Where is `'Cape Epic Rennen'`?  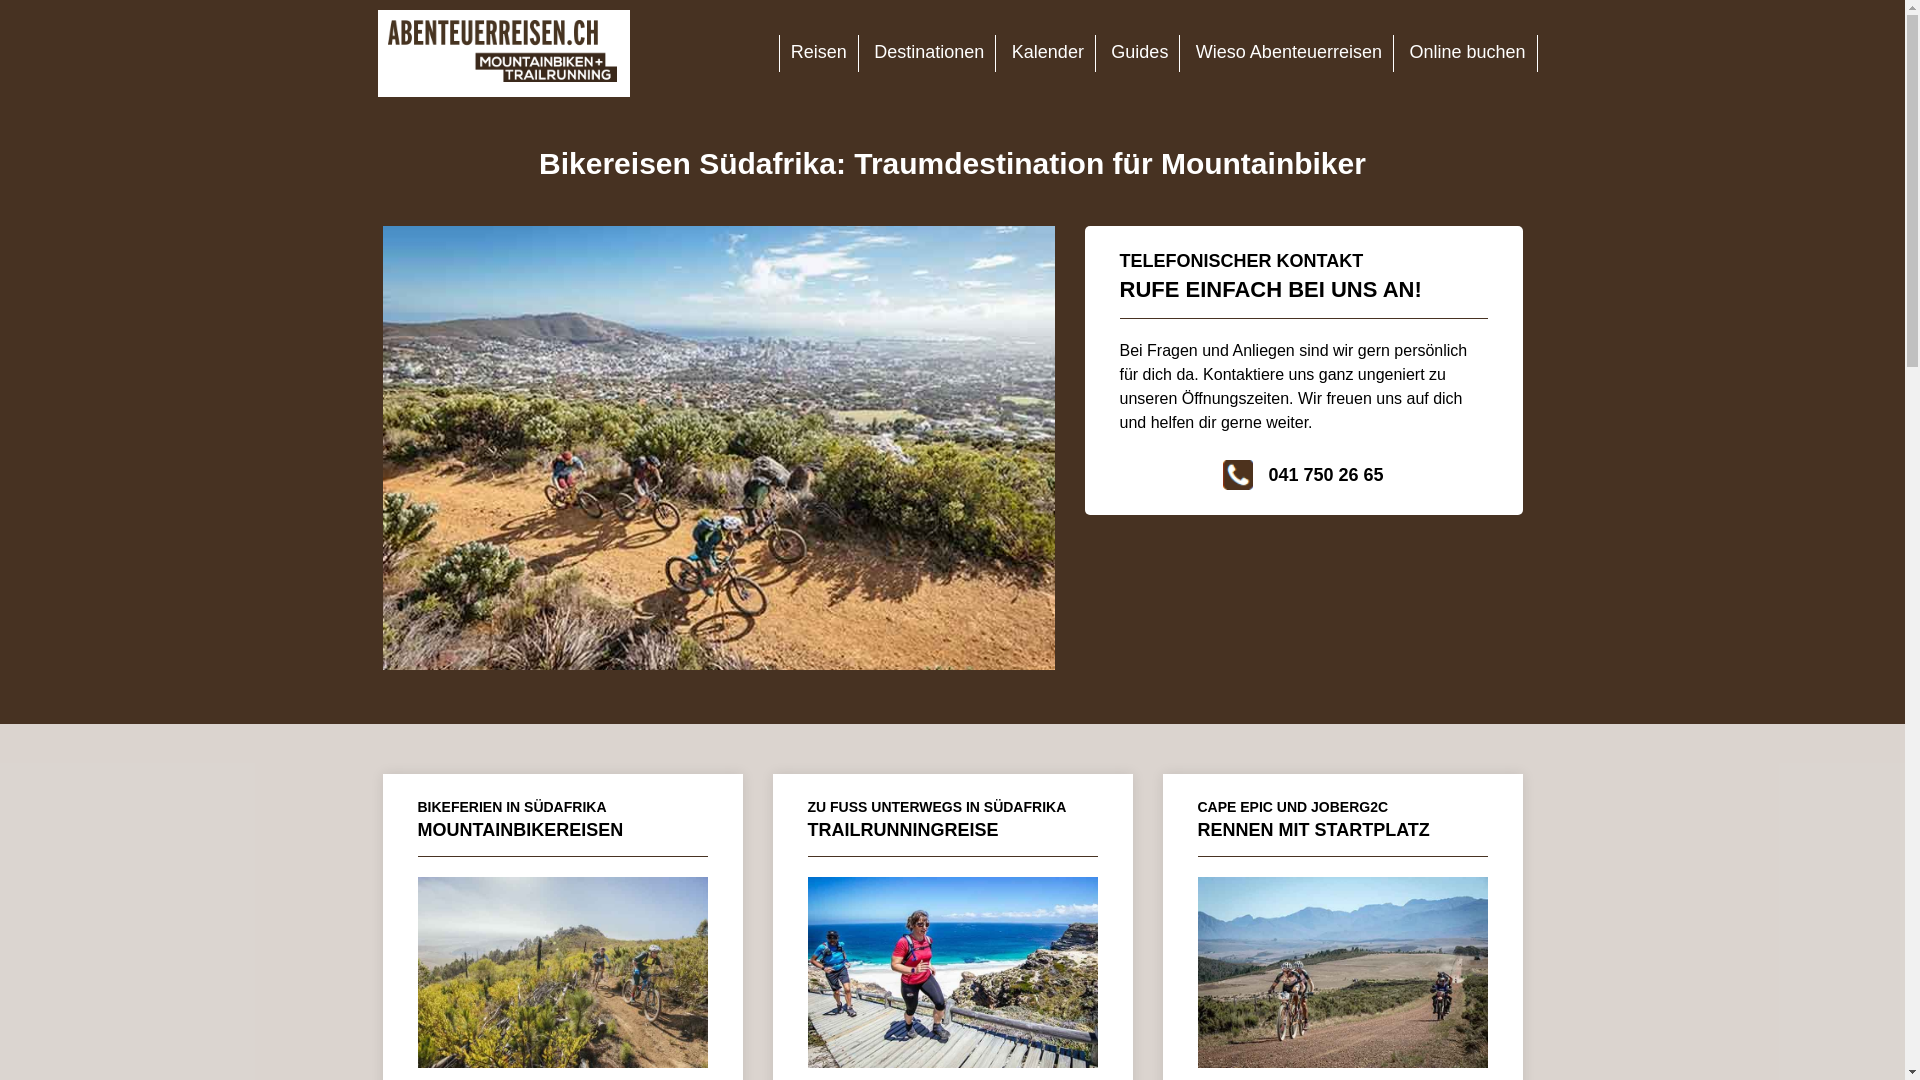
'Cape Epic Rennen' is located at coordinates (1343, 971).